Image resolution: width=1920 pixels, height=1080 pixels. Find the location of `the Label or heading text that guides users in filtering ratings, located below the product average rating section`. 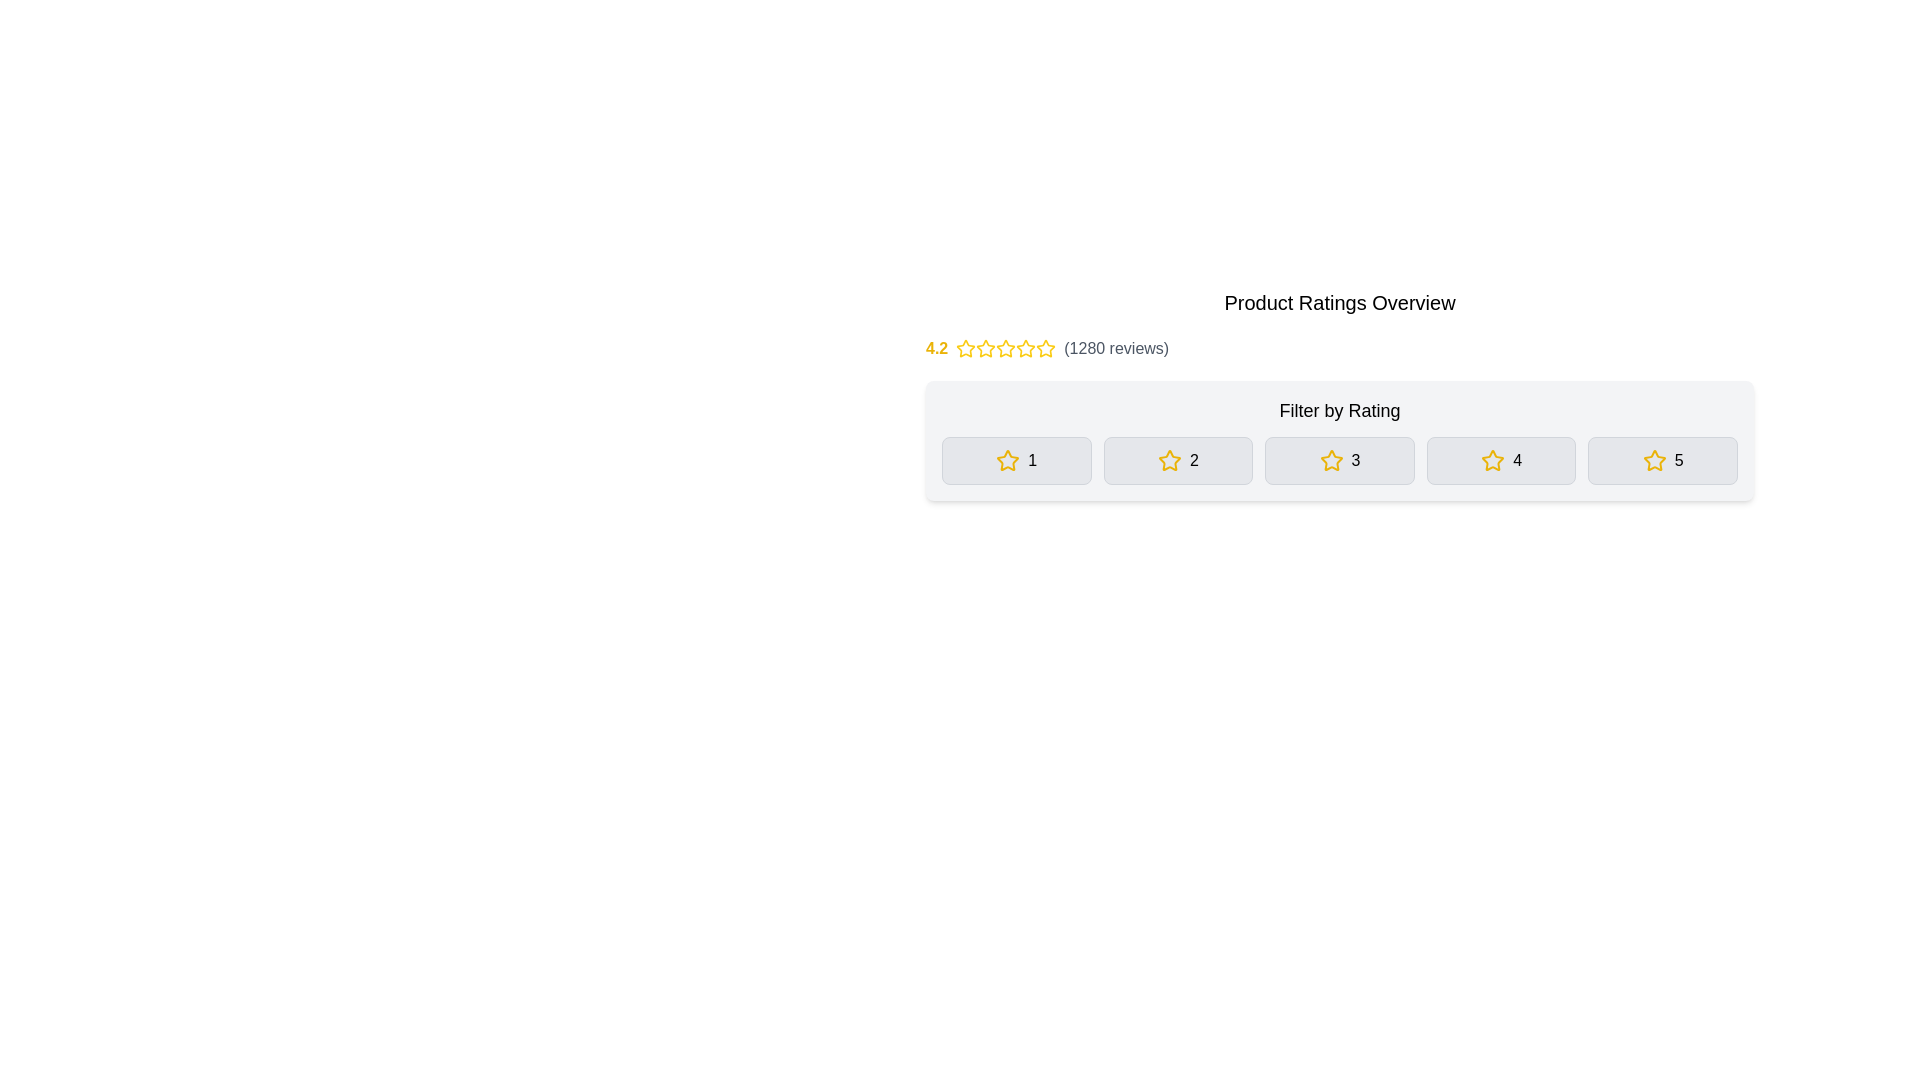

the Label or heading text that guides users in filtering ratings, located below the product average rating section is located at coordinates (1339, 394).